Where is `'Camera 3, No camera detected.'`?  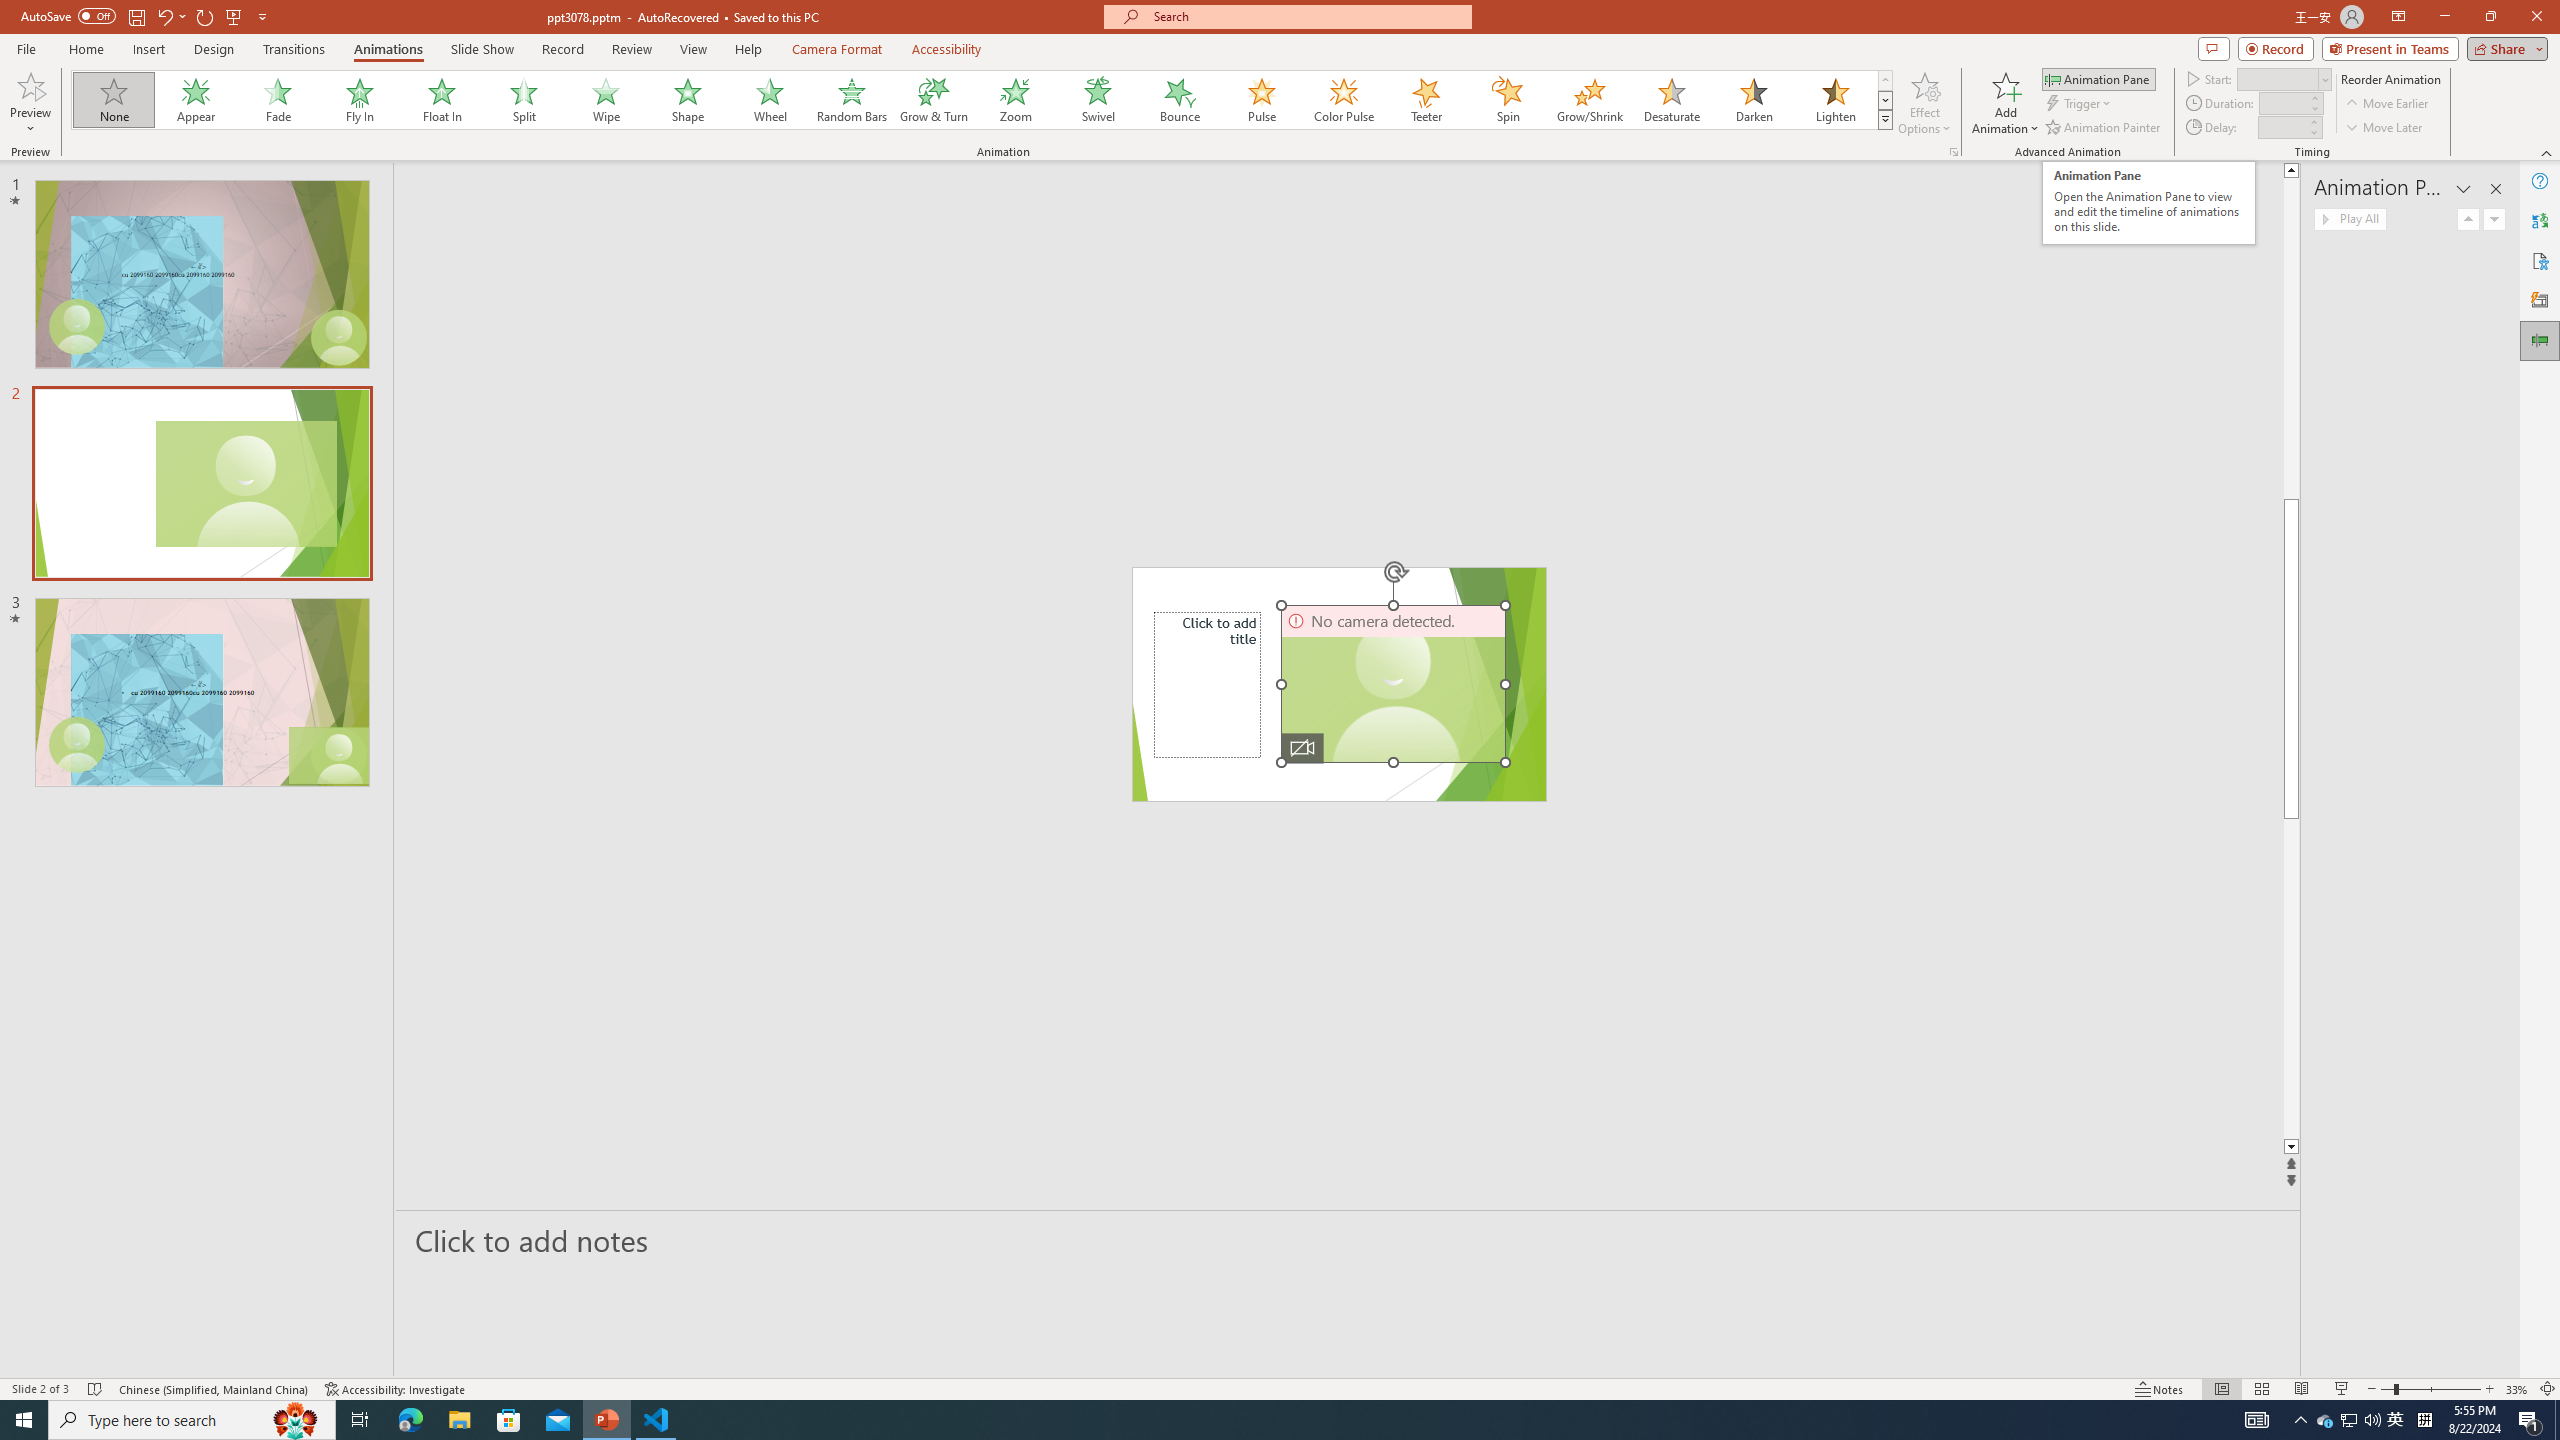 'Camera 3, No camera detected.' is located at coordinates (1393, 683).